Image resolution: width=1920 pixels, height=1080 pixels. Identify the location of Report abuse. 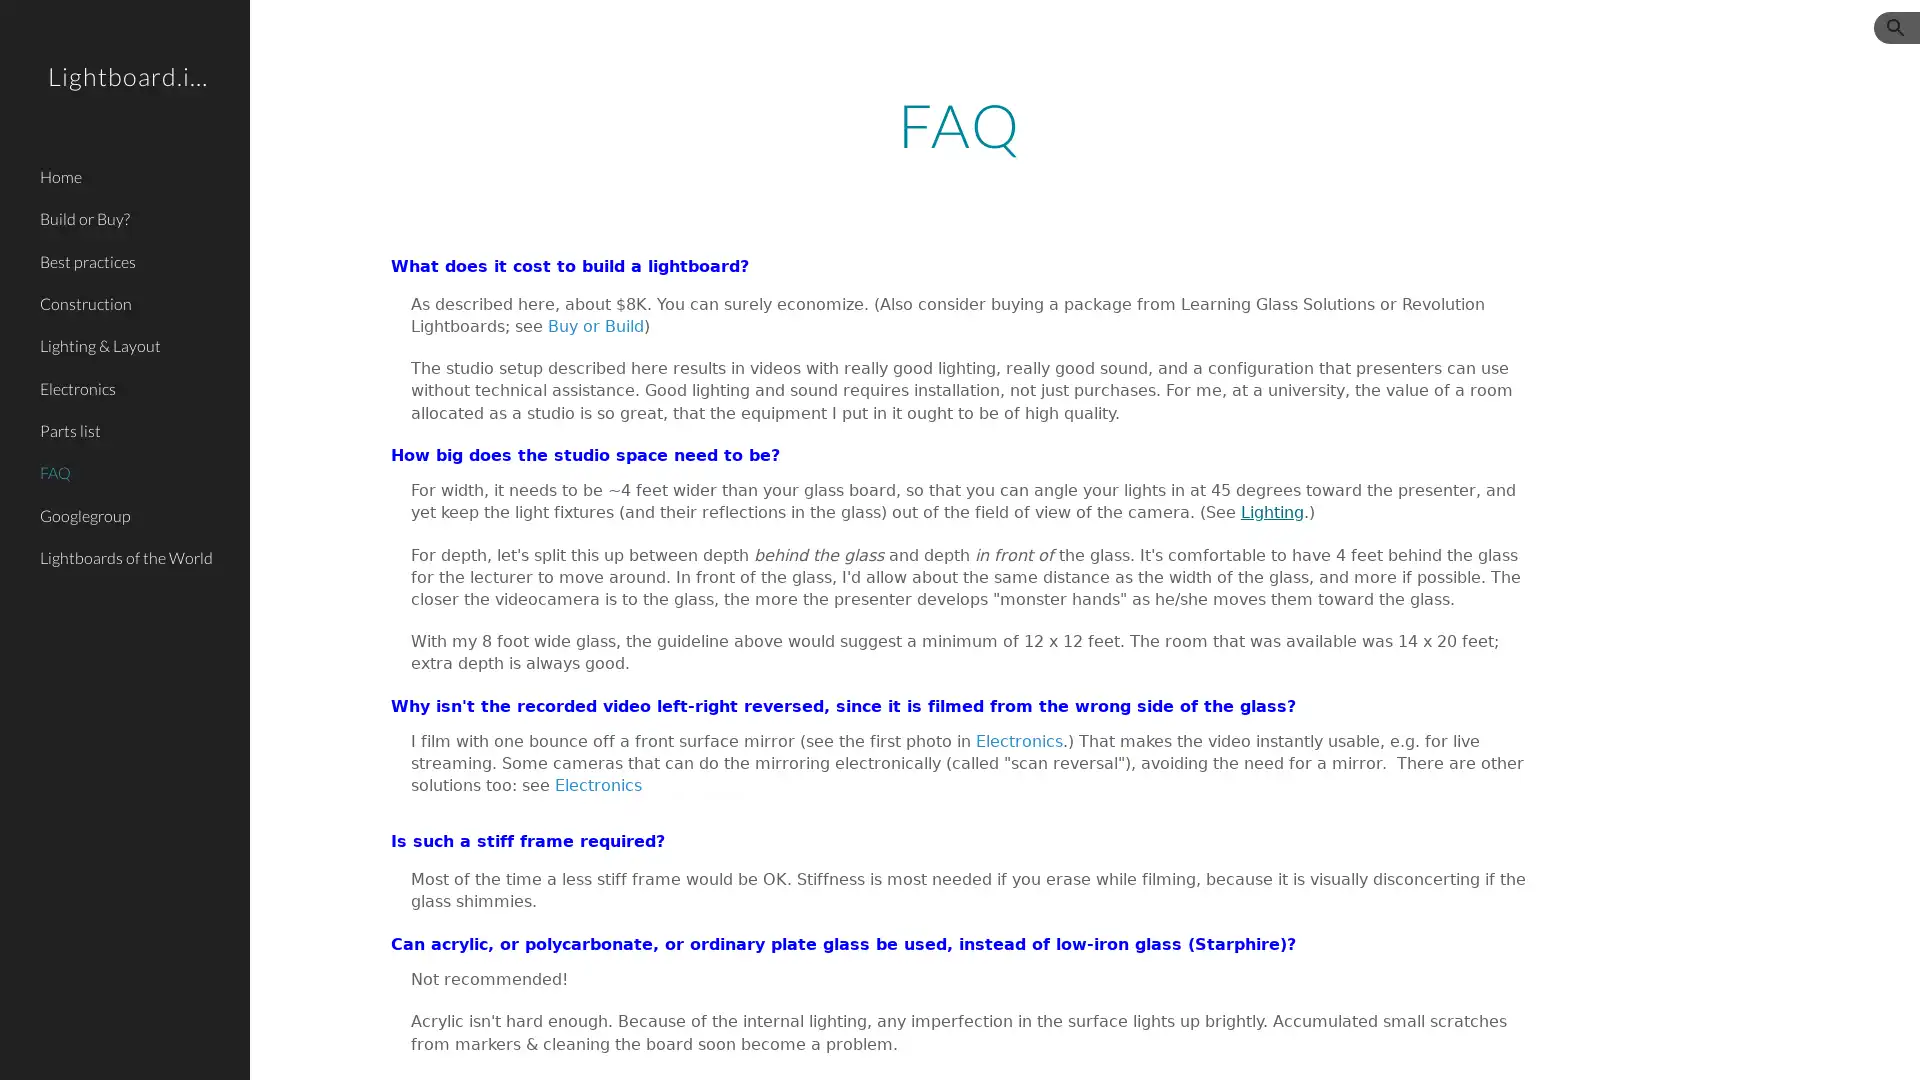
(491, 1044).